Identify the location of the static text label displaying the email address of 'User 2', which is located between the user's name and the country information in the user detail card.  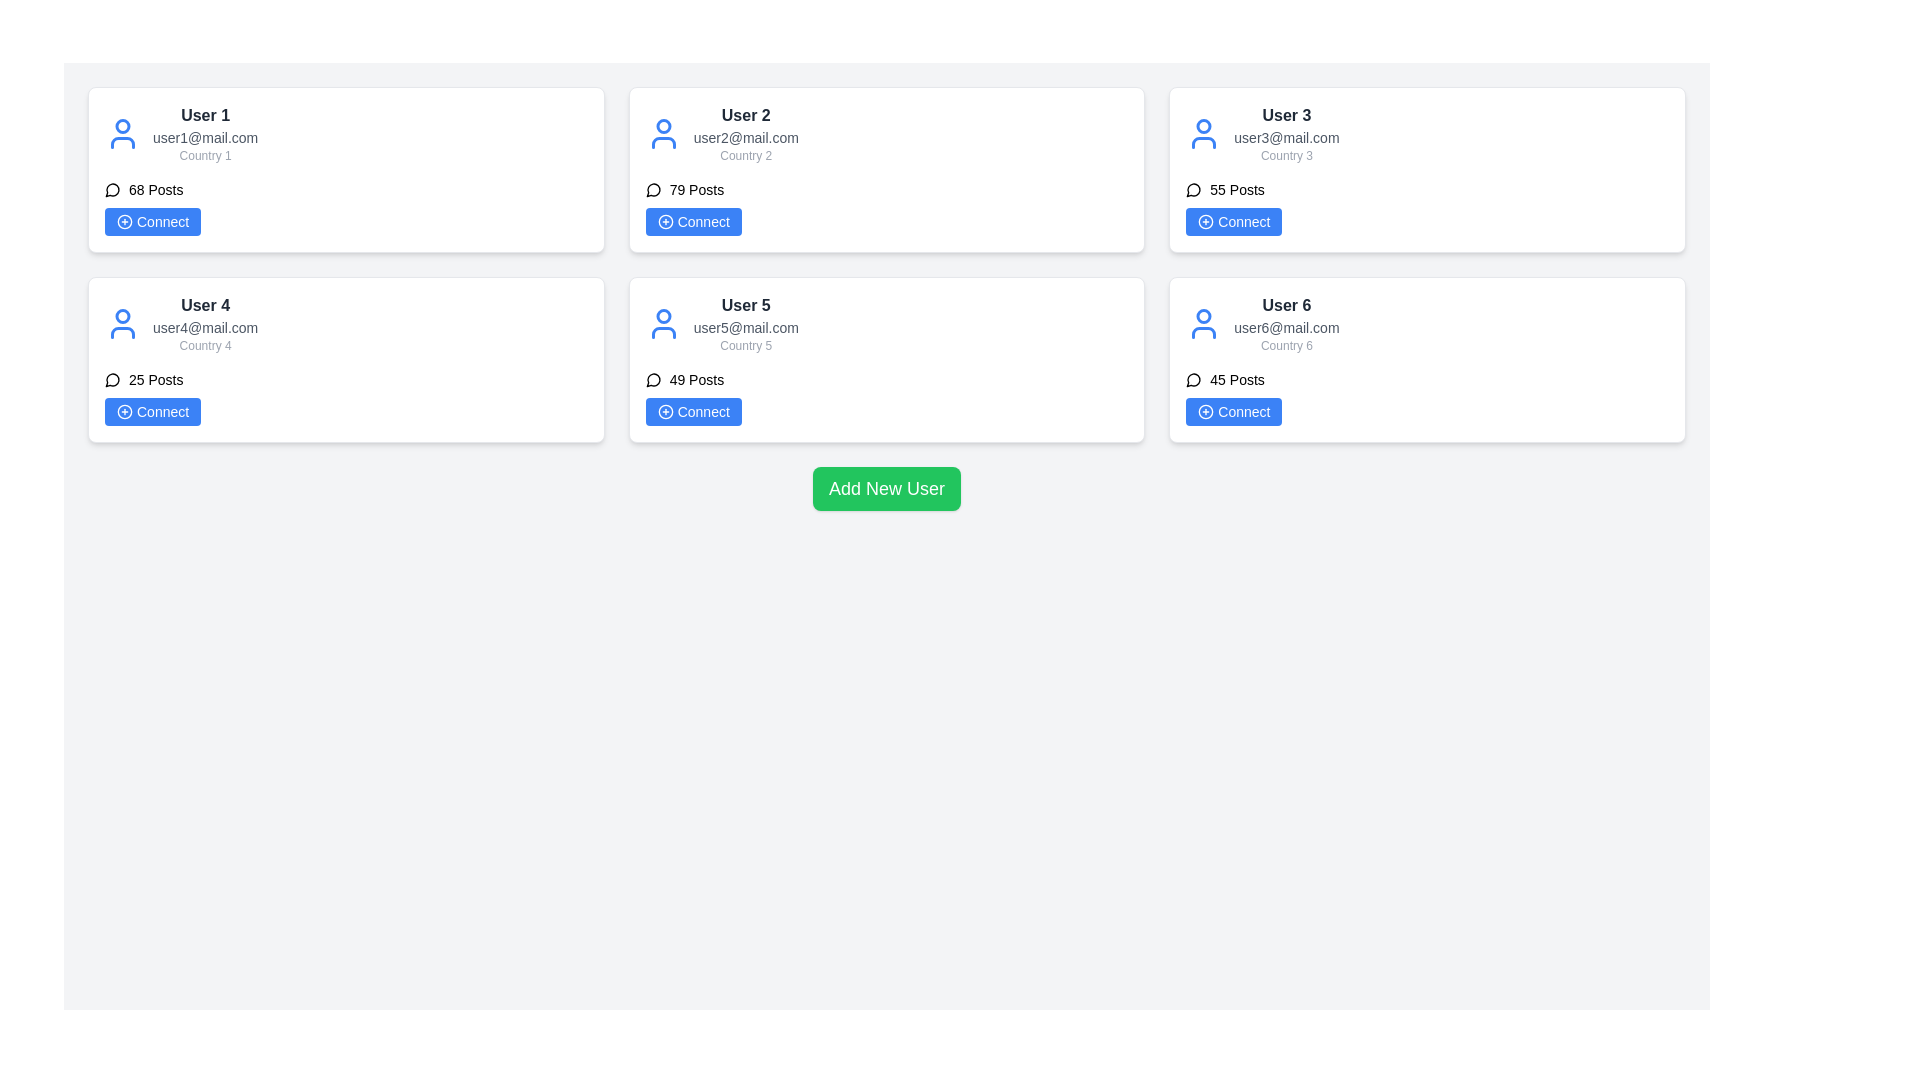
(745, 137).